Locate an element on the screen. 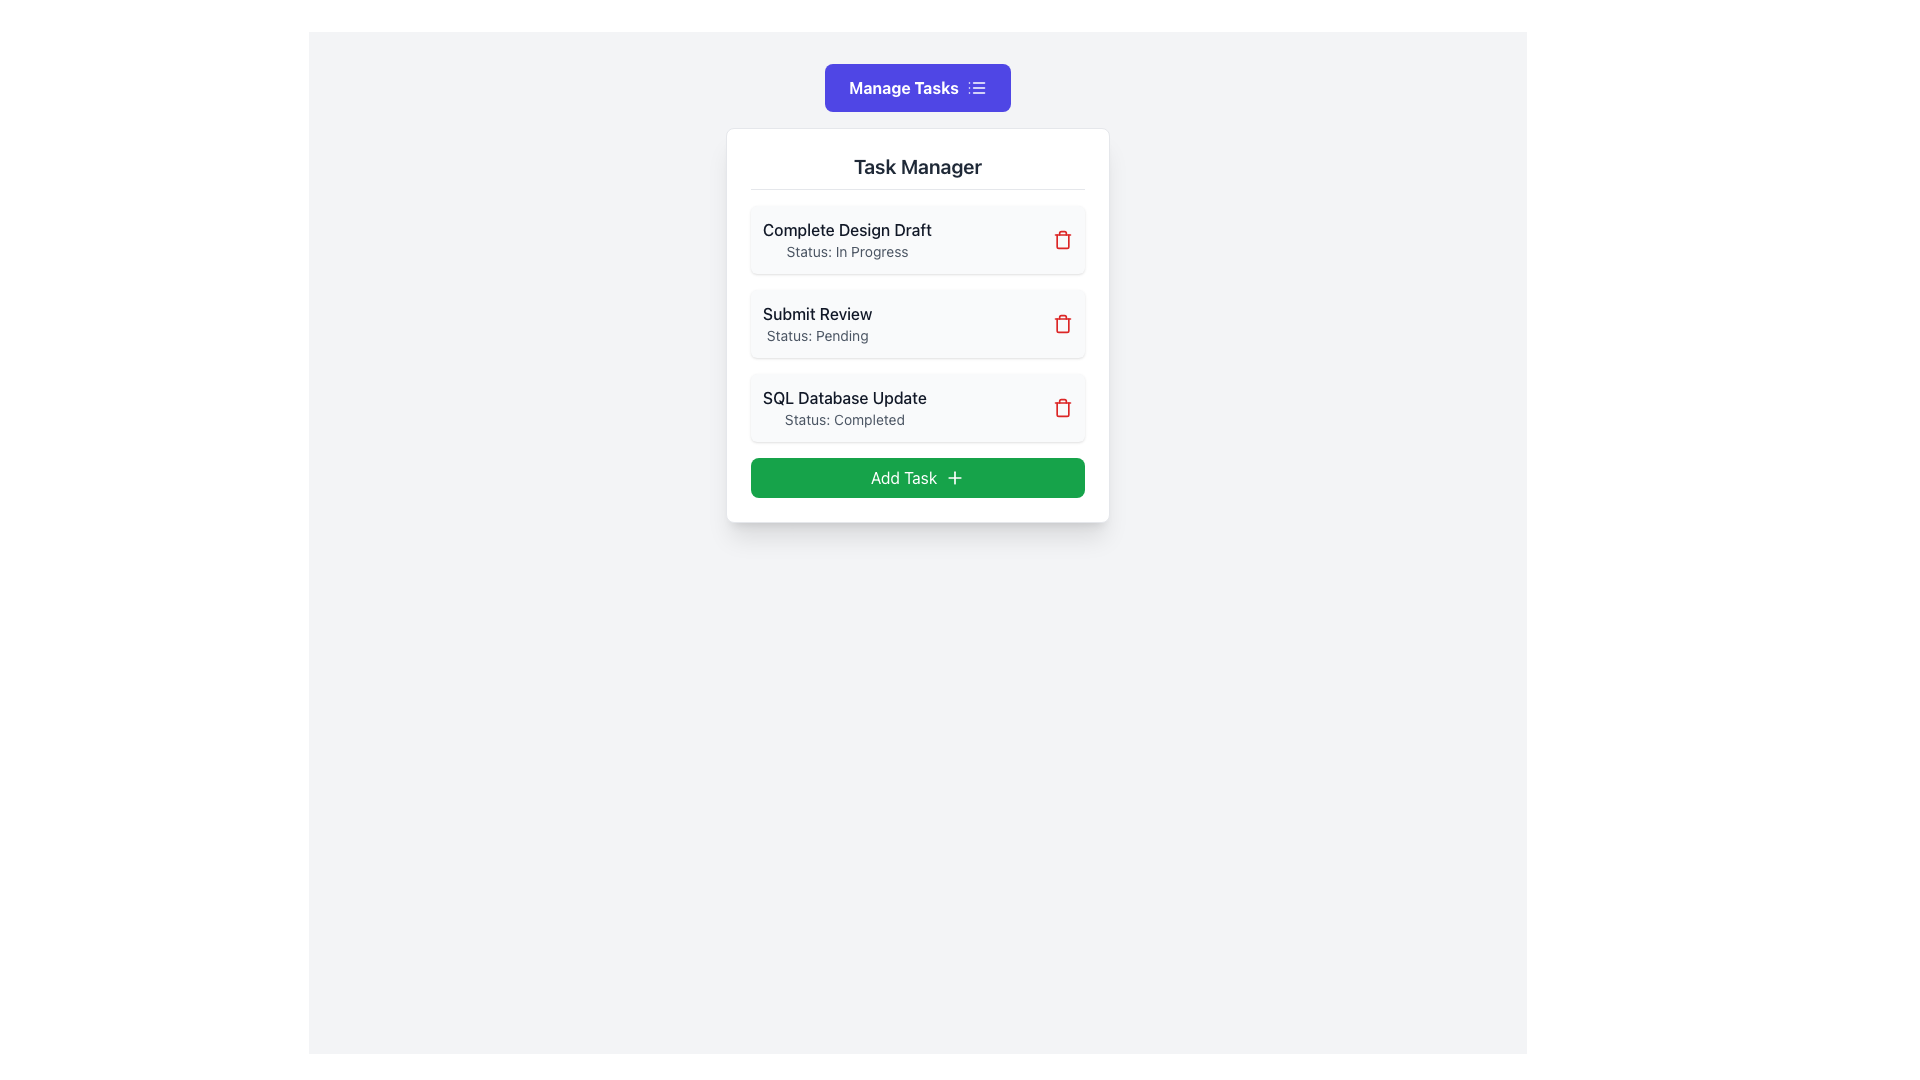 The image size is (1920, 1080). the delete button positioned at the far right of the 'SQL Database Update' task in the task list is located at coordinates (1061, 407).